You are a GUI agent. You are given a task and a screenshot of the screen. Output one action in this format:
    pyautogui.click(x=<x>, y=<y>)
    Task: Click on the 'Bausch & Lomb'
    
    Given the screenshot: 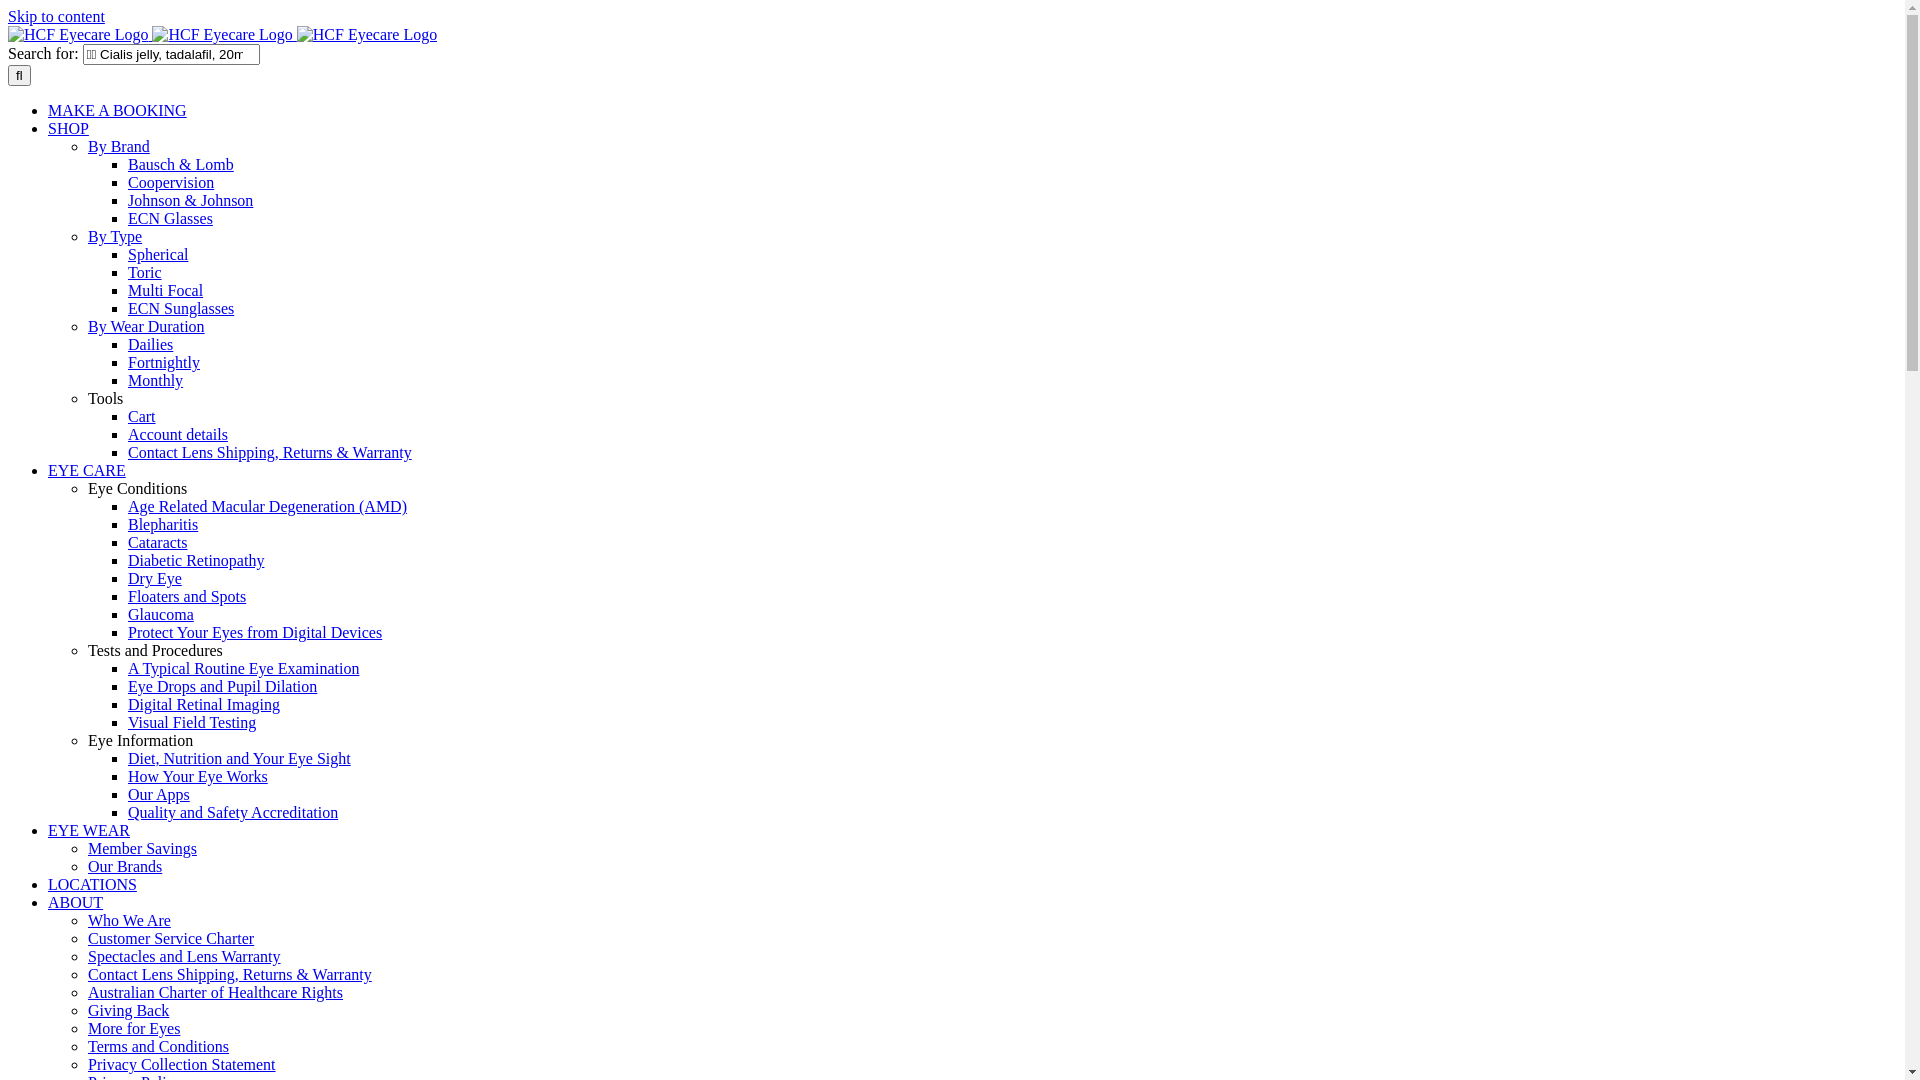 What is the action you would take?
    pyautogui.click(x=181, y=163)
    